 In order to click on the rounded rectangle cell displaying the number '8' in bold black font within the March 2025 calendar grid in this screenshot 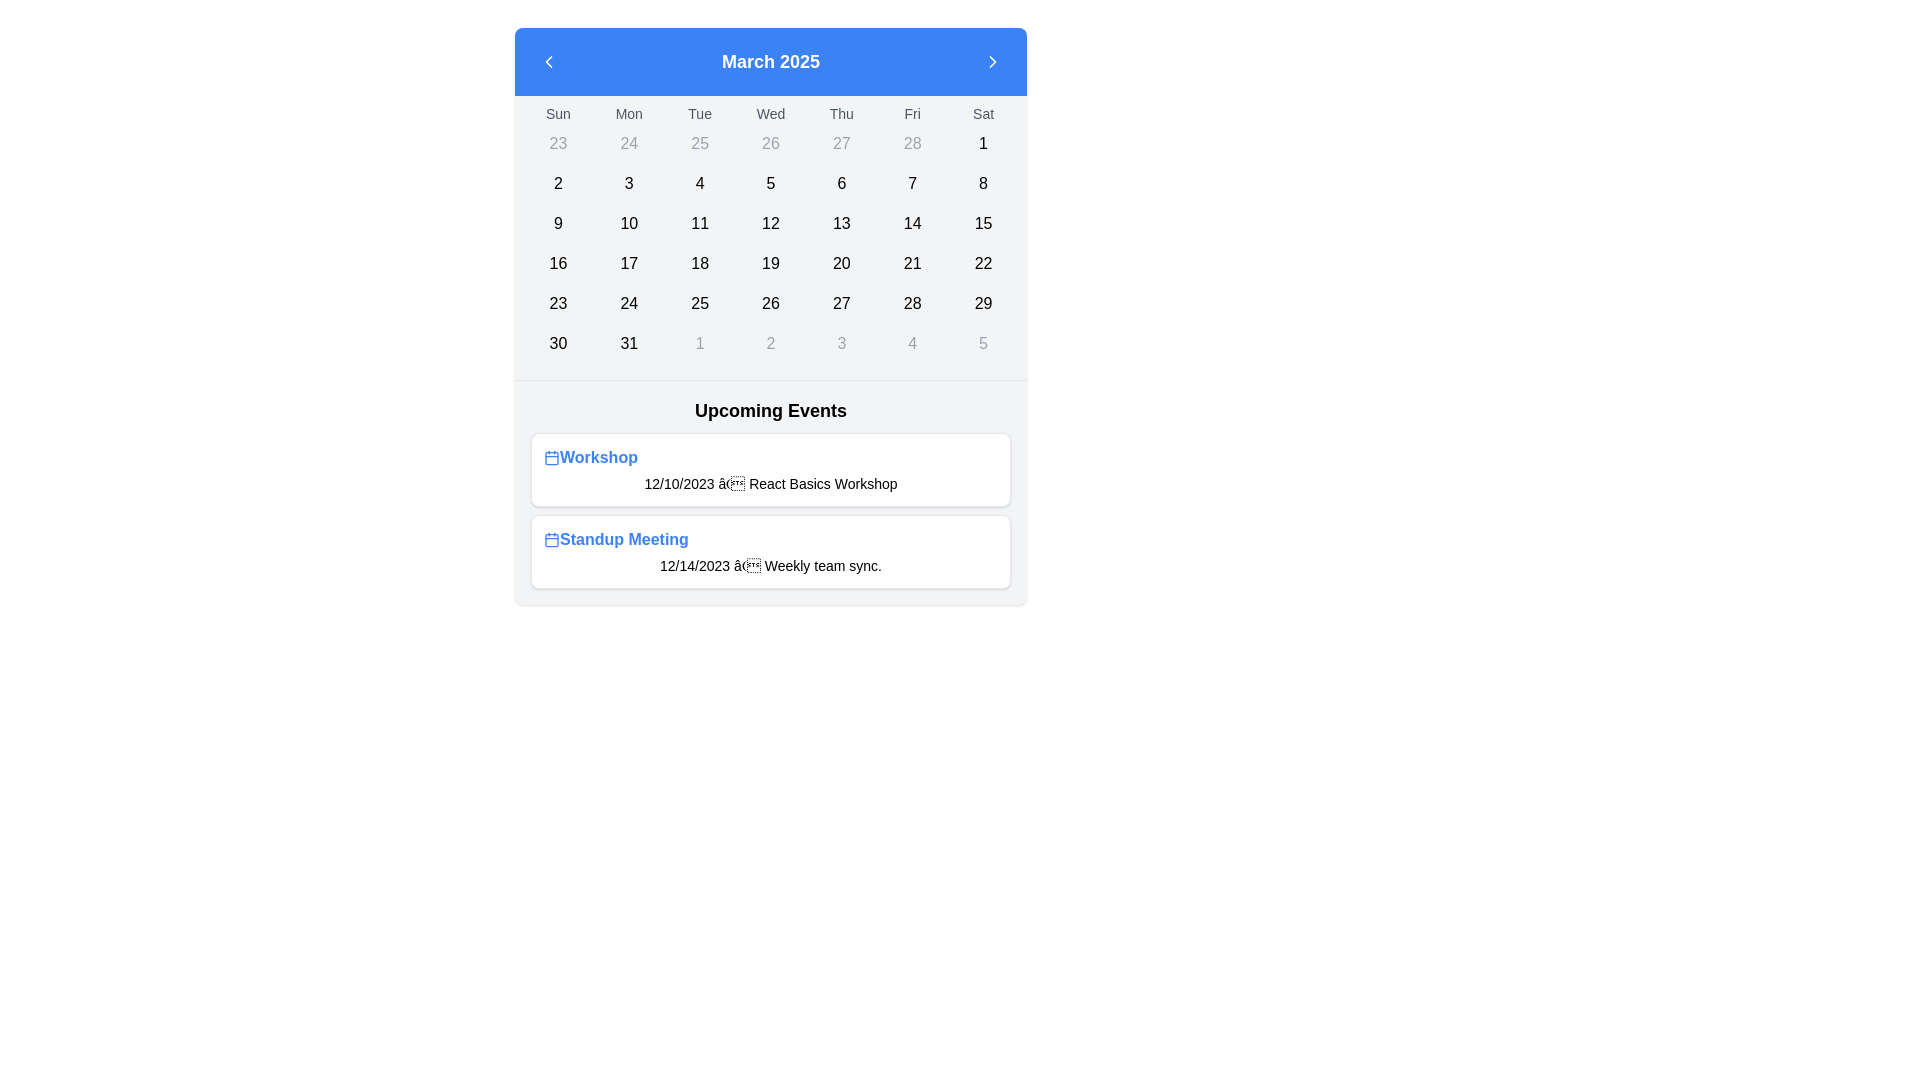, I will do `click(983, 184)`.